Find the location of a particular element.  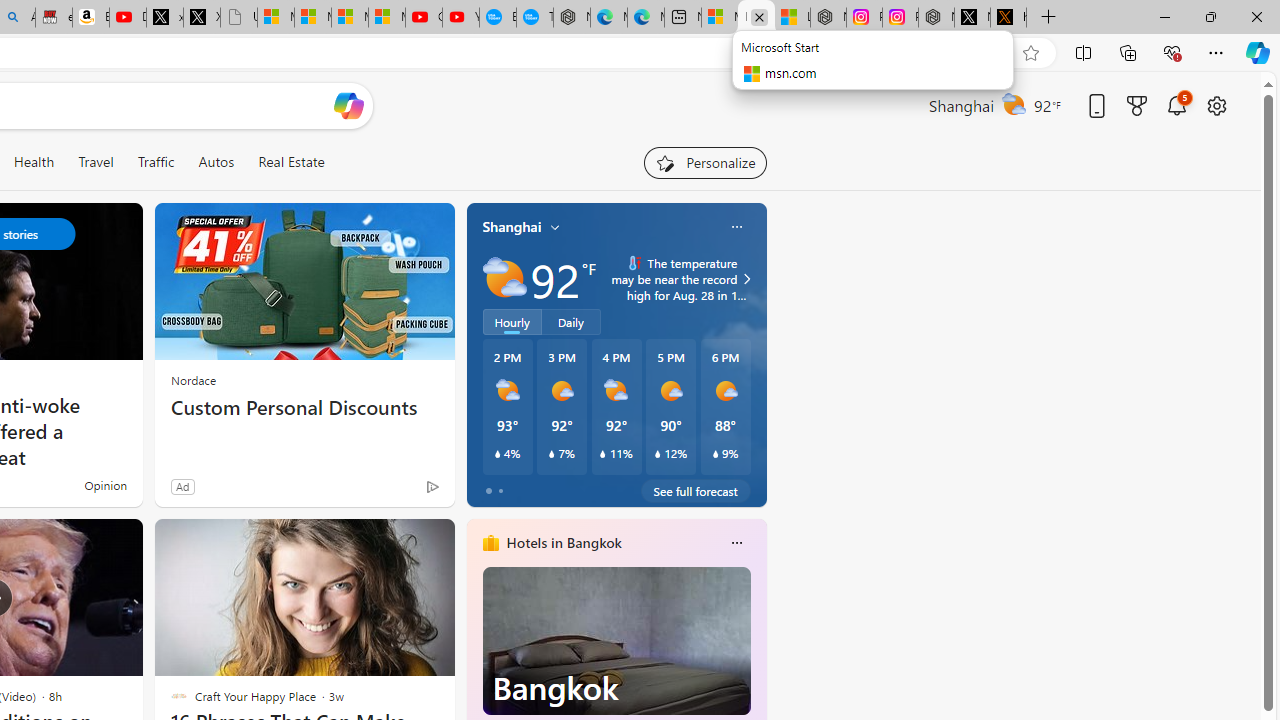

'Open settings' is located at coordinates (1215, 105).